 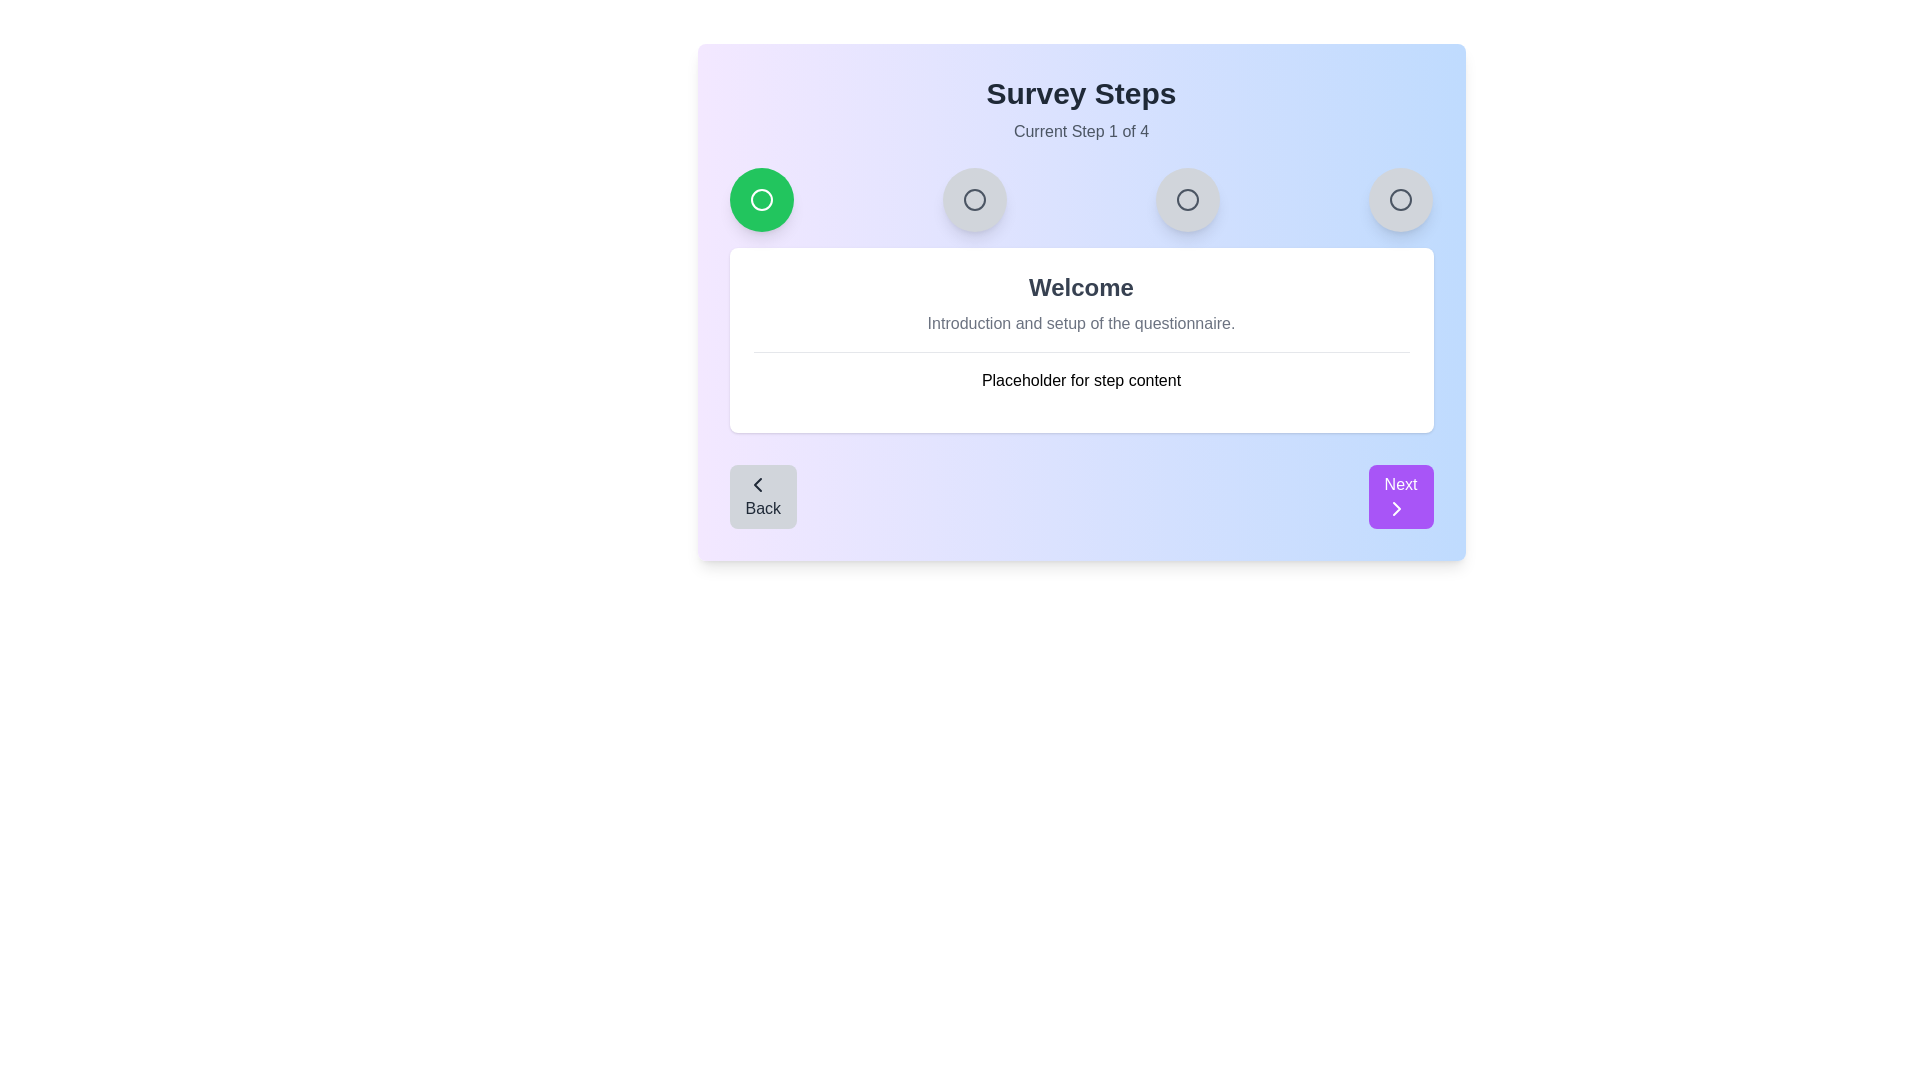 What do you see at coordinates (1400, 200) in the screenshot?
I see `the rightmost circular icon button, which has a hollow outline and is part of a series of four horizontally aligned circular buttons near the top of the interface` at bounding box center [1400, 200].